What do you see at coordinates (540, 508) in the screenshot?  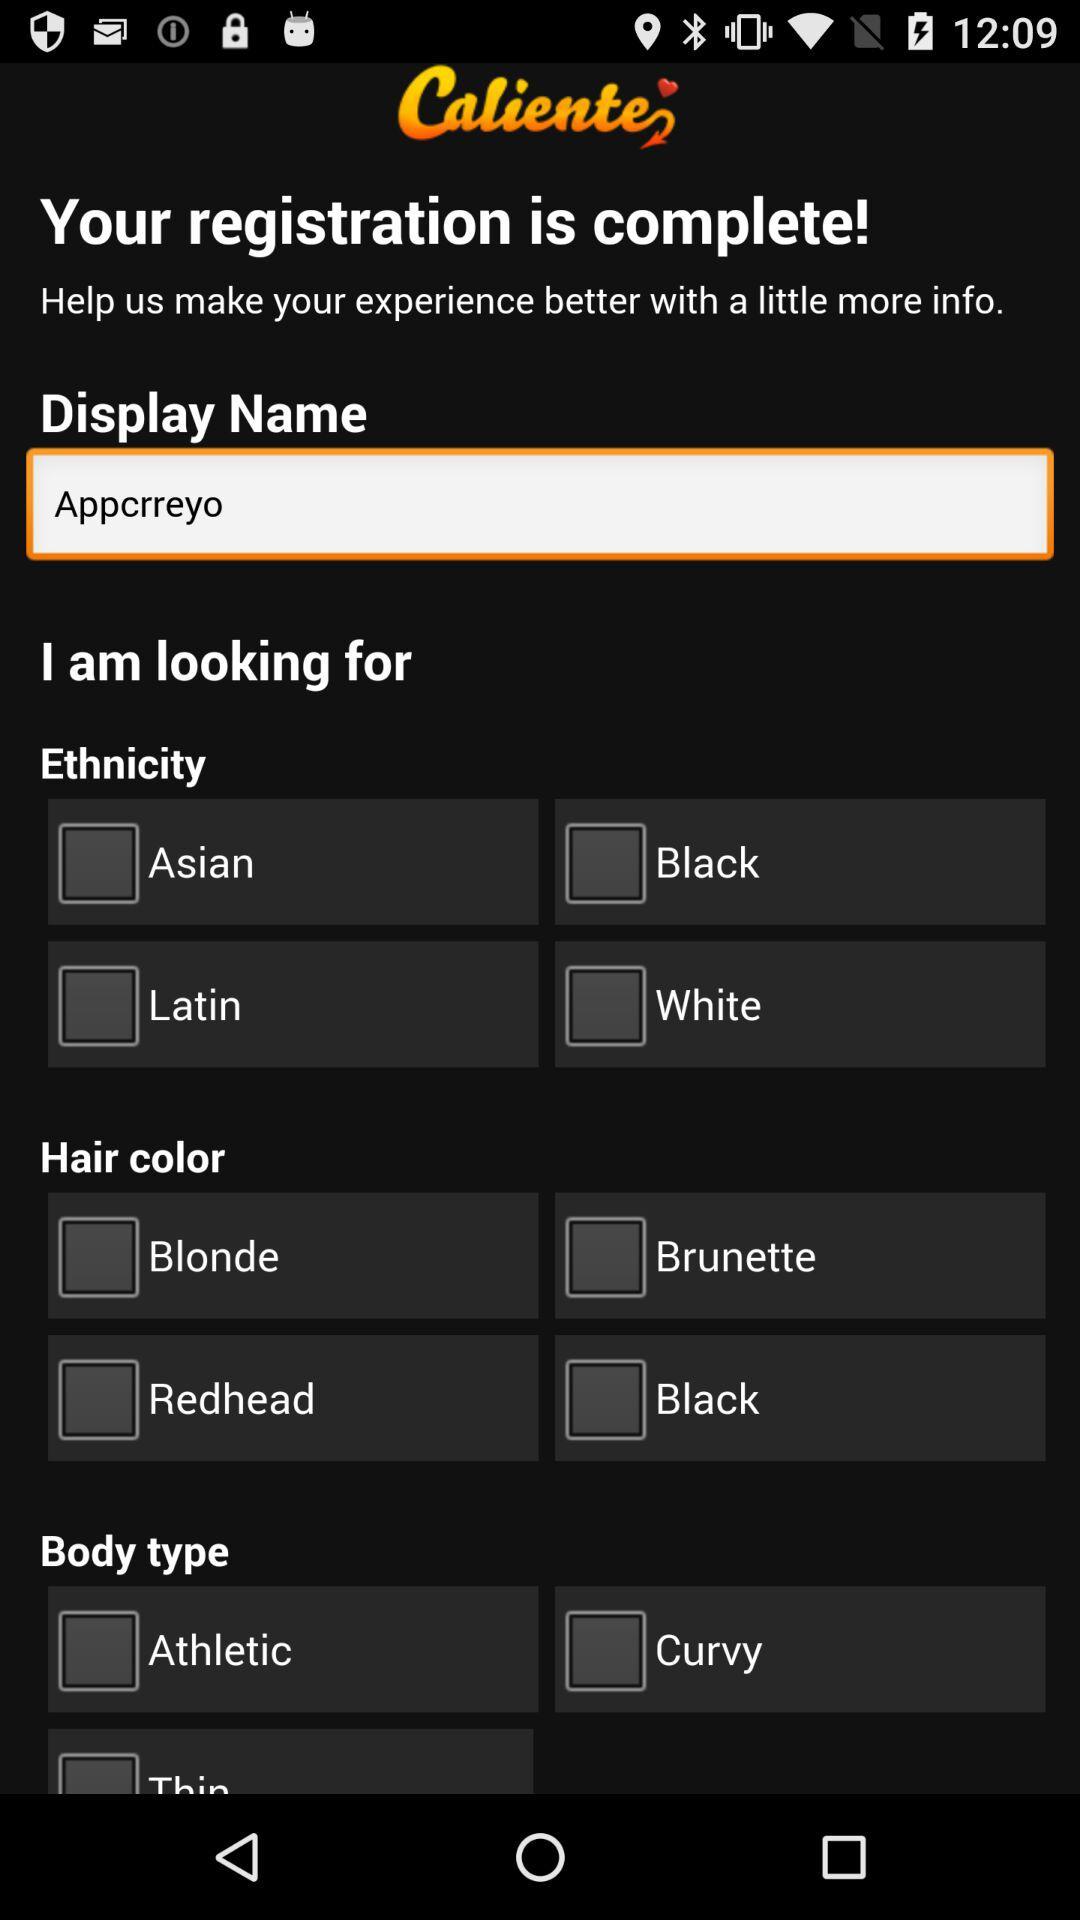 I see `the first text field on the web page` at bounding box center [540, 508].